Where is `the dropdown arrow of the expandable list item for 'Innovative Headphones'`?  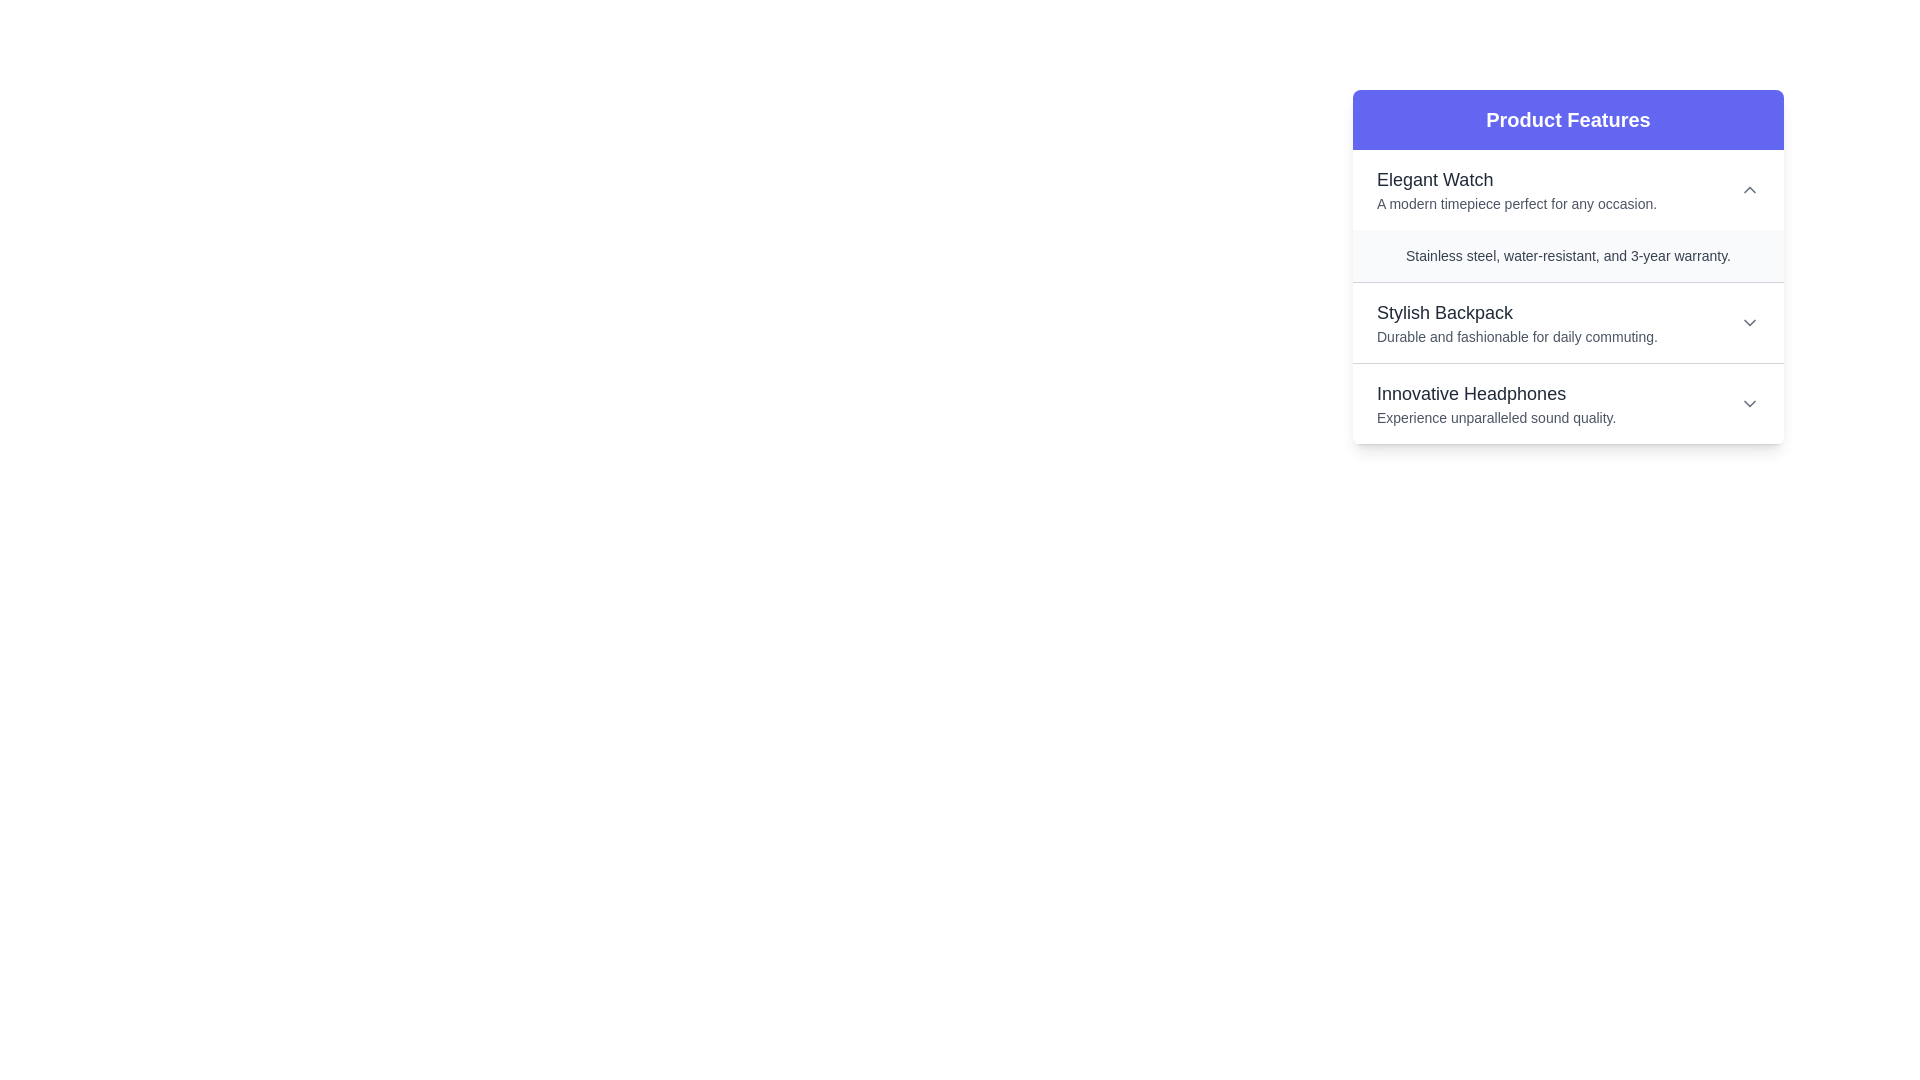
the dropdown arrow of the expandable list item for 'Innovative Headphones' is located at coordinates (1567, 404).